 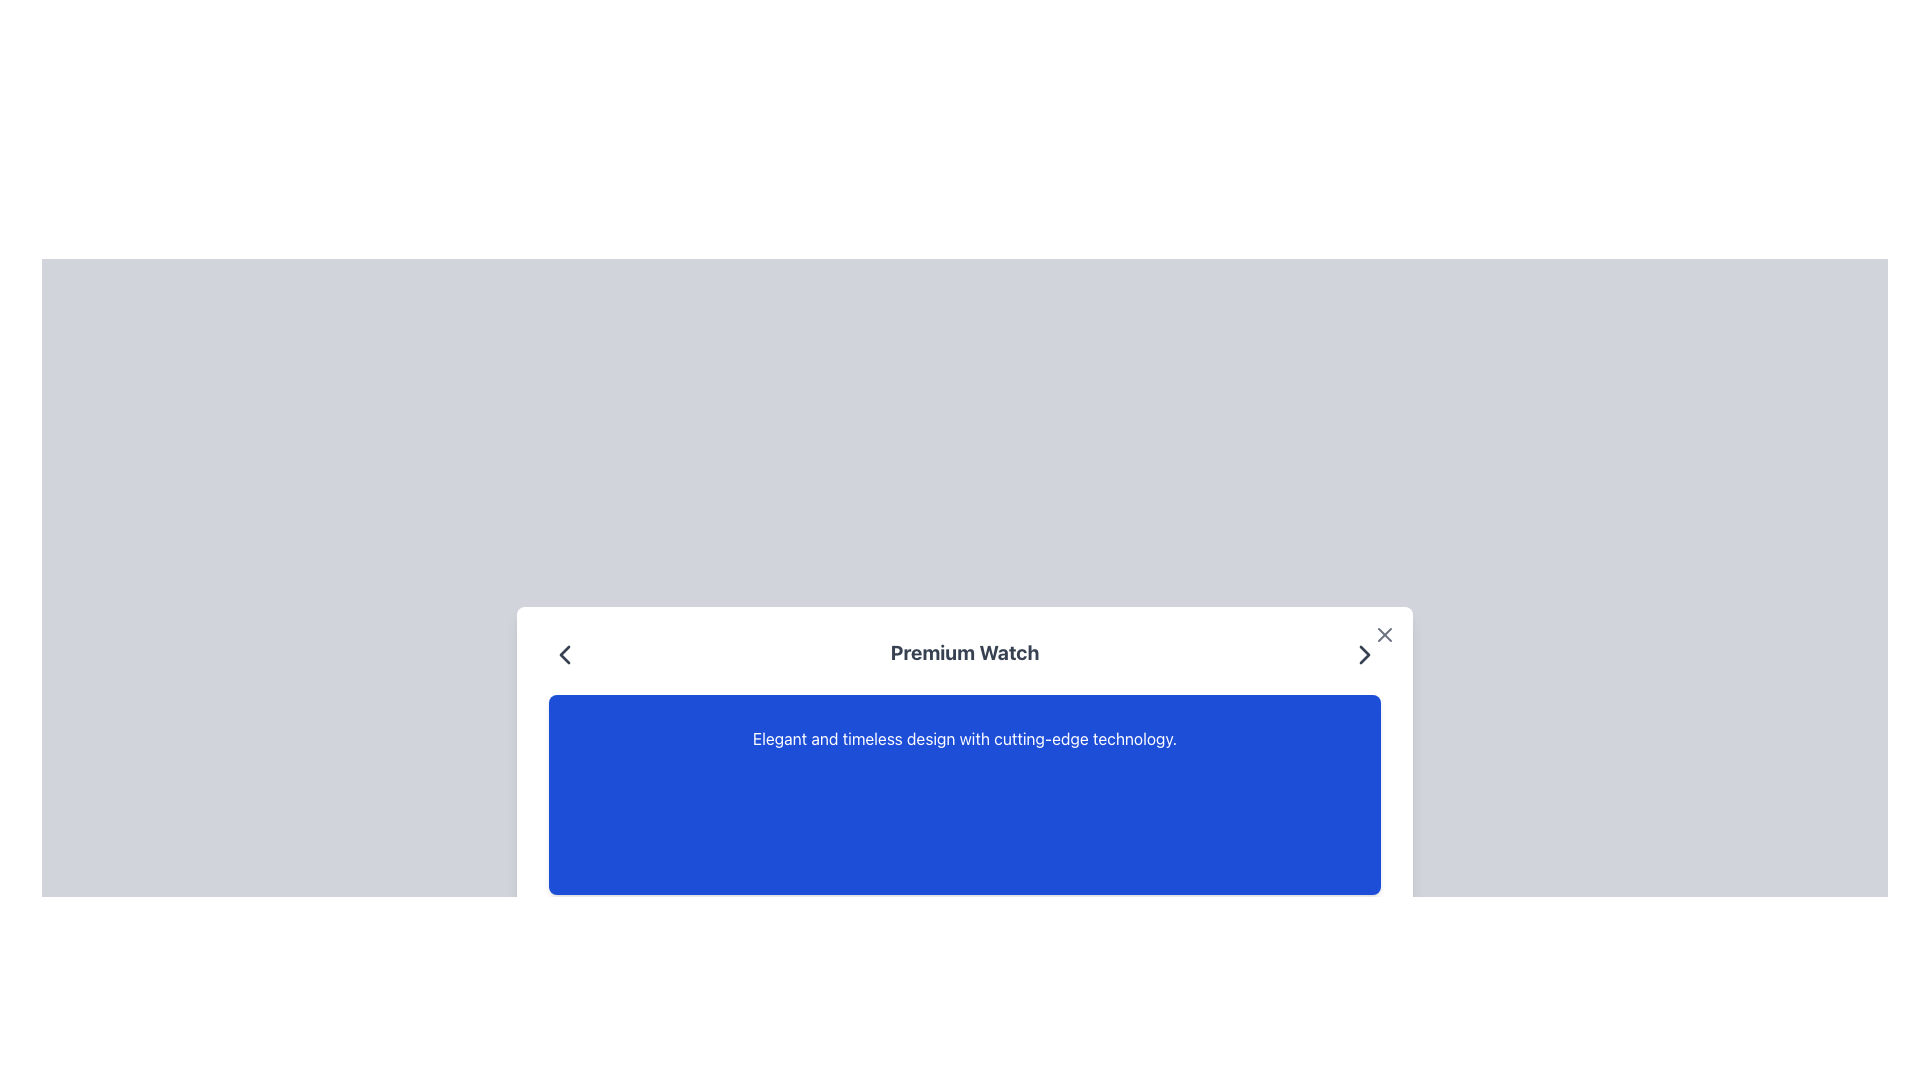 I want to click on the 'Premium Watch' text label, so click(x=964, y=655).